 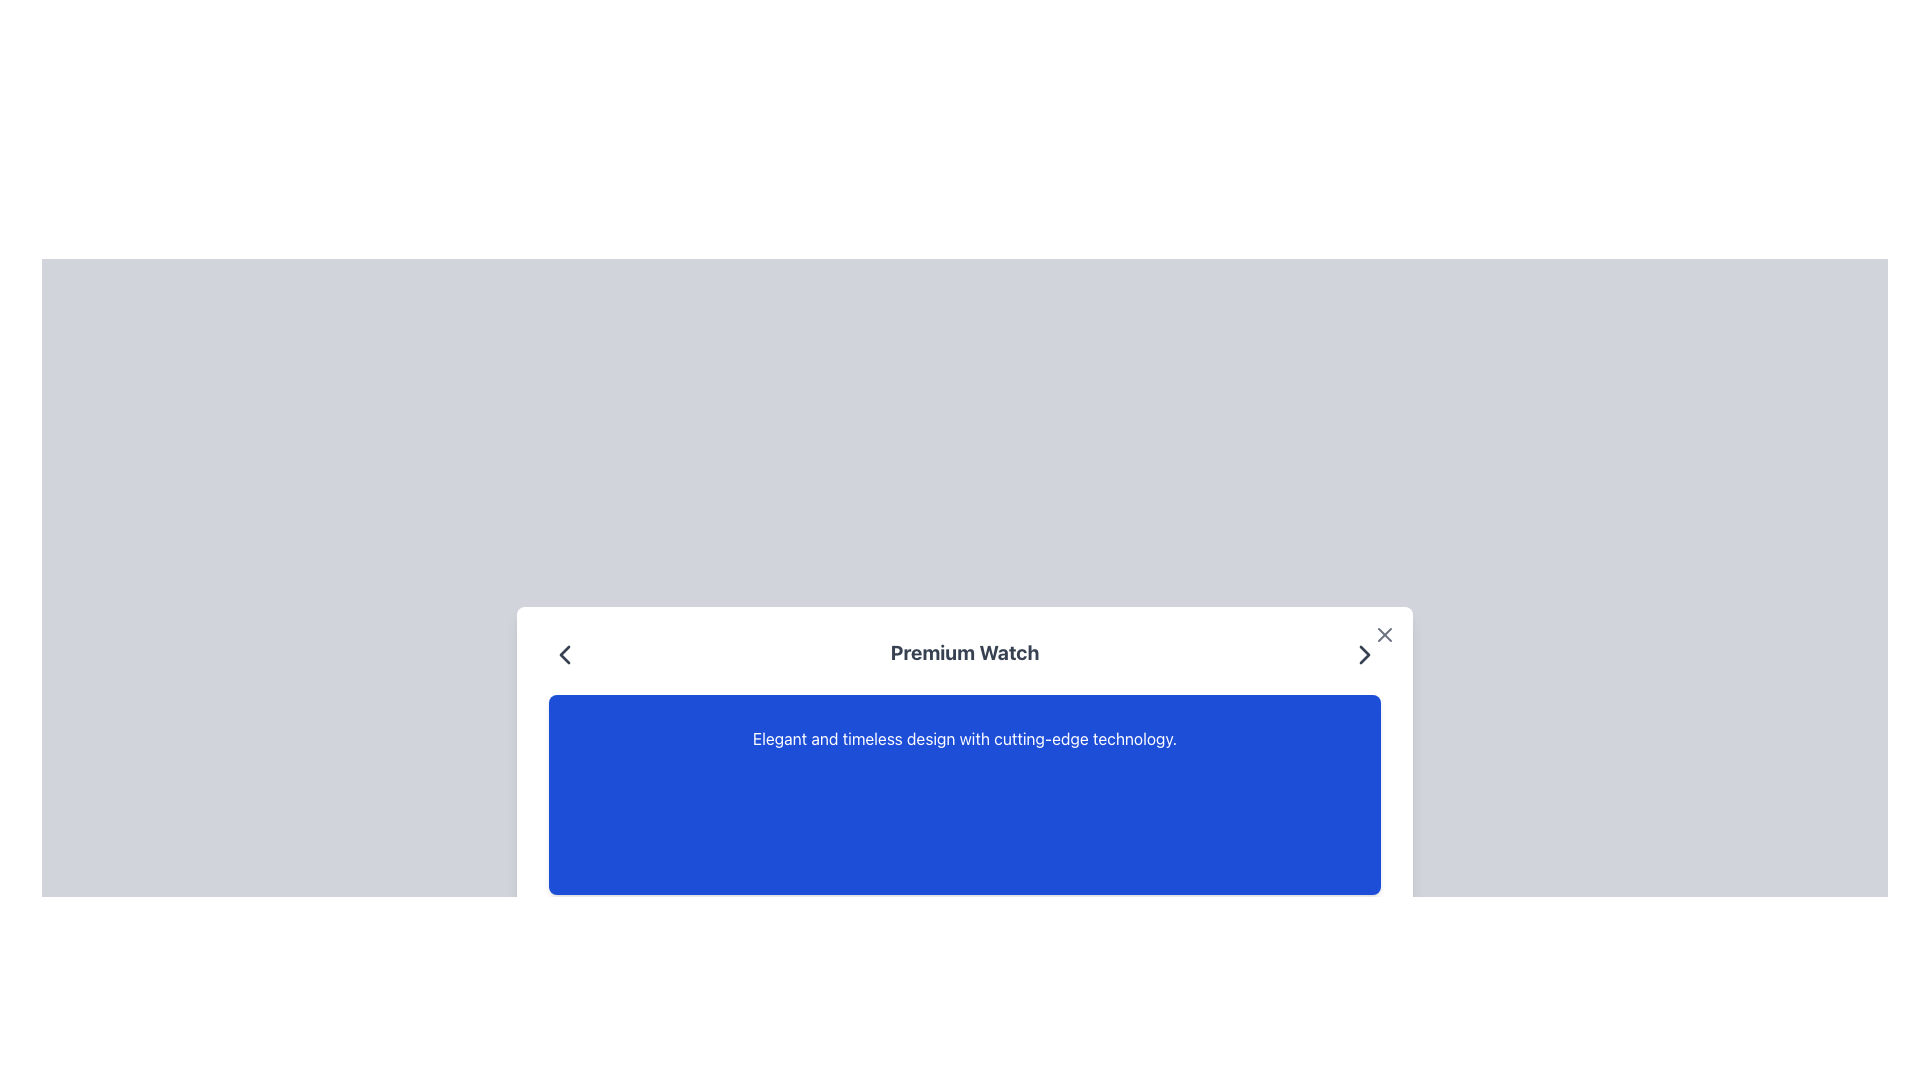 I want to click on the 'Premium Watch' text label, so click(x=964, y=655).